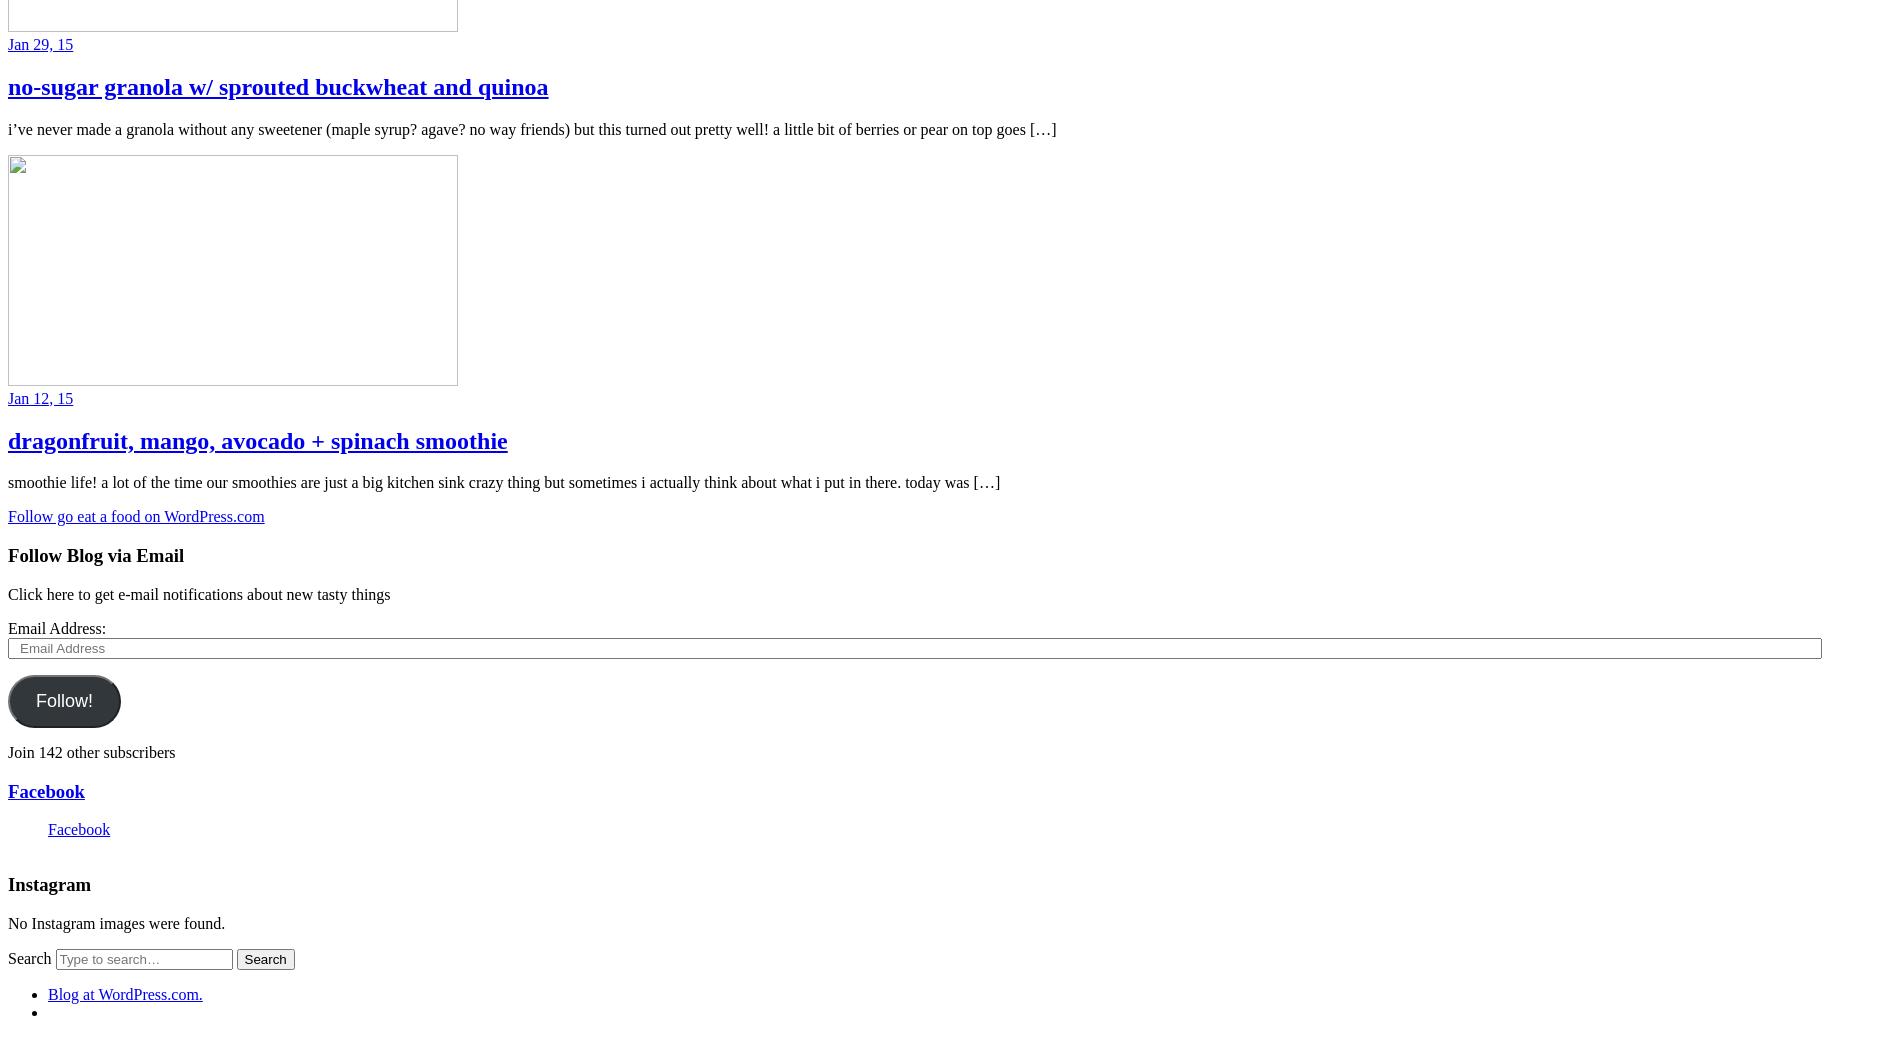 The width and height of the screenshot is (1900, 1064). I want to click on 'Jan 12, 15', so click(40, 397).